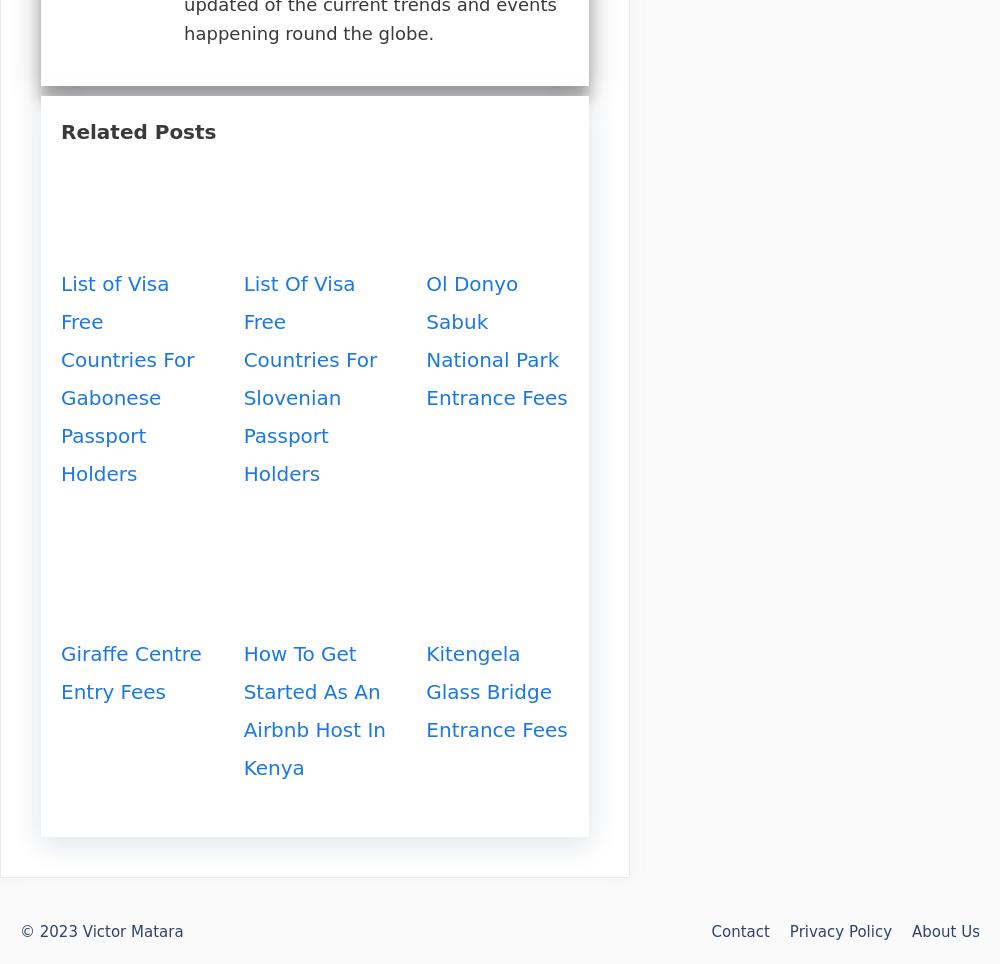 This screenshot has width=1000, height=964. I want to click on 'Kitengela Glass Bridge Entrance Fees', so click(495, 690).